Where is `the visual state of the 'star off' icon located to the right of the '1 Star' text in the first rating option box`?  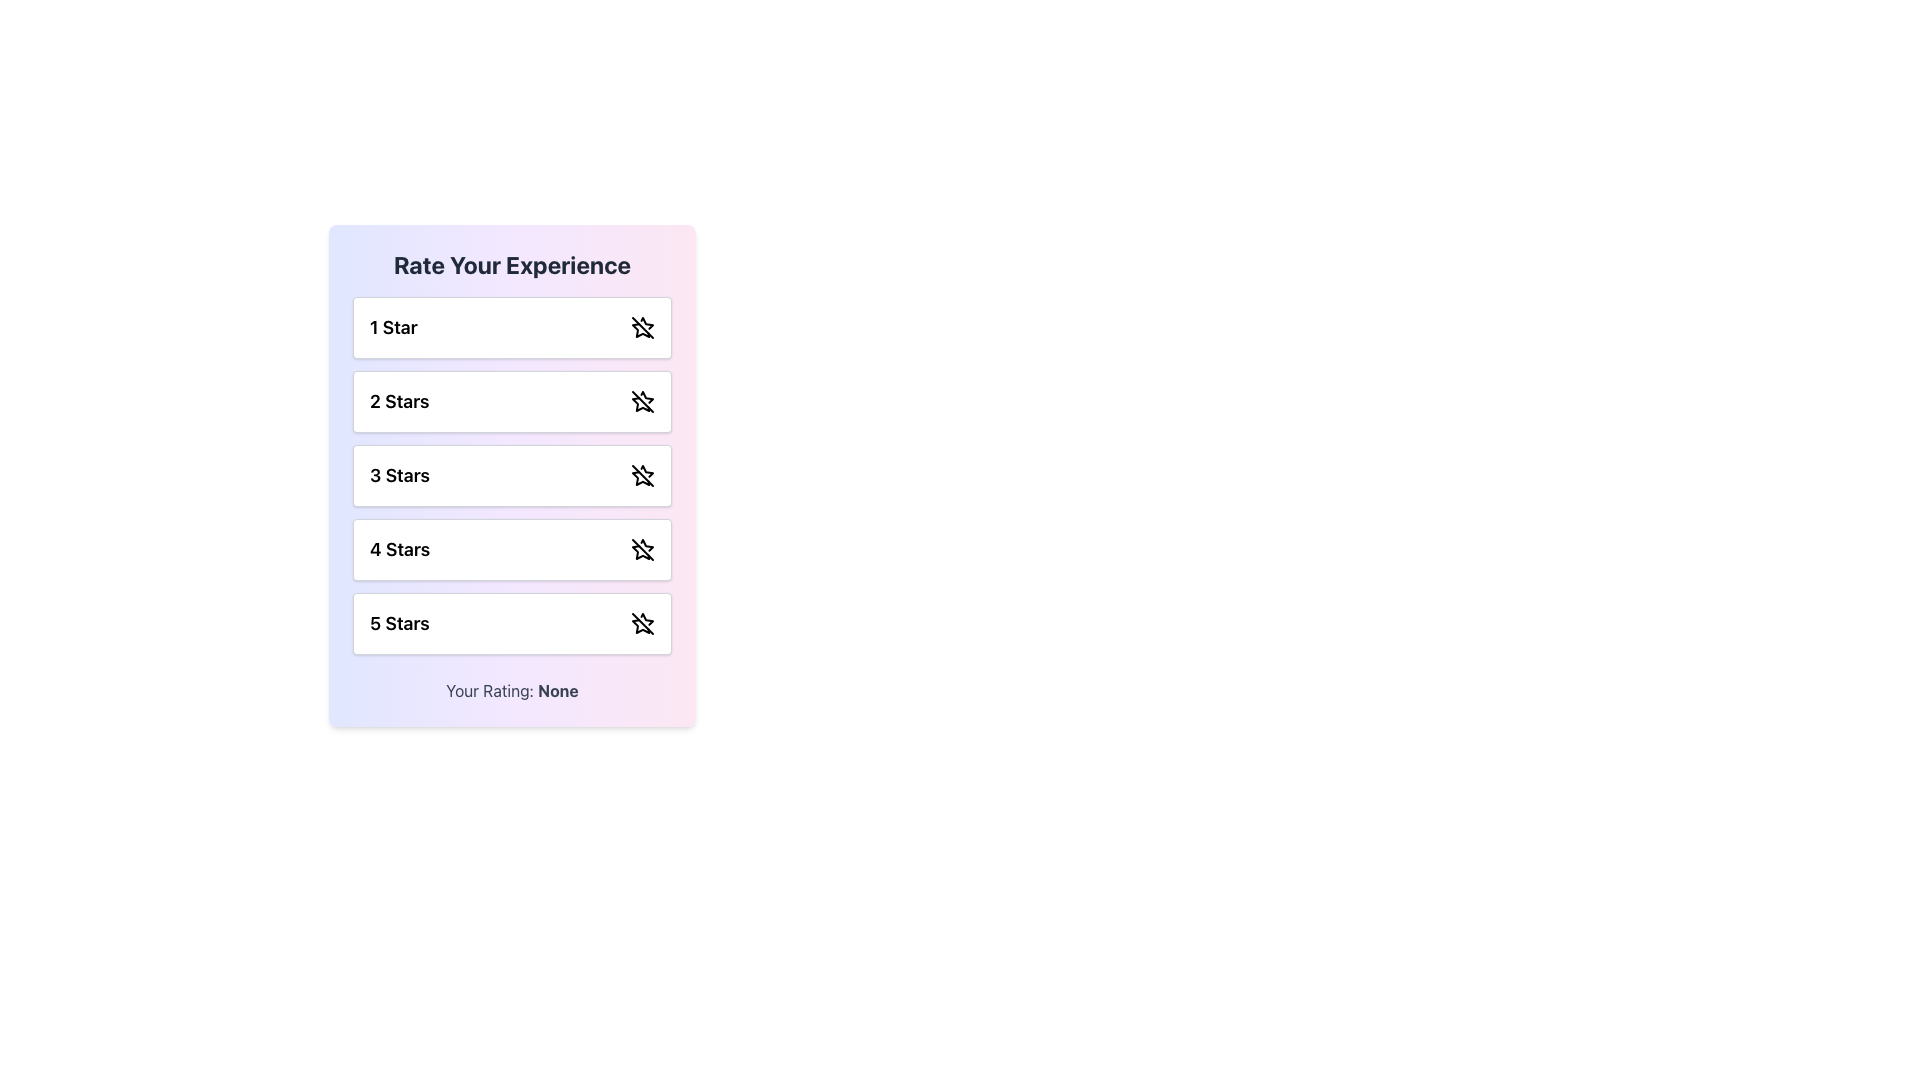 the visual state of the 'star off' icon located to the right of the '1 Star' text in the first rating option box is located at coordinates (643, 326).